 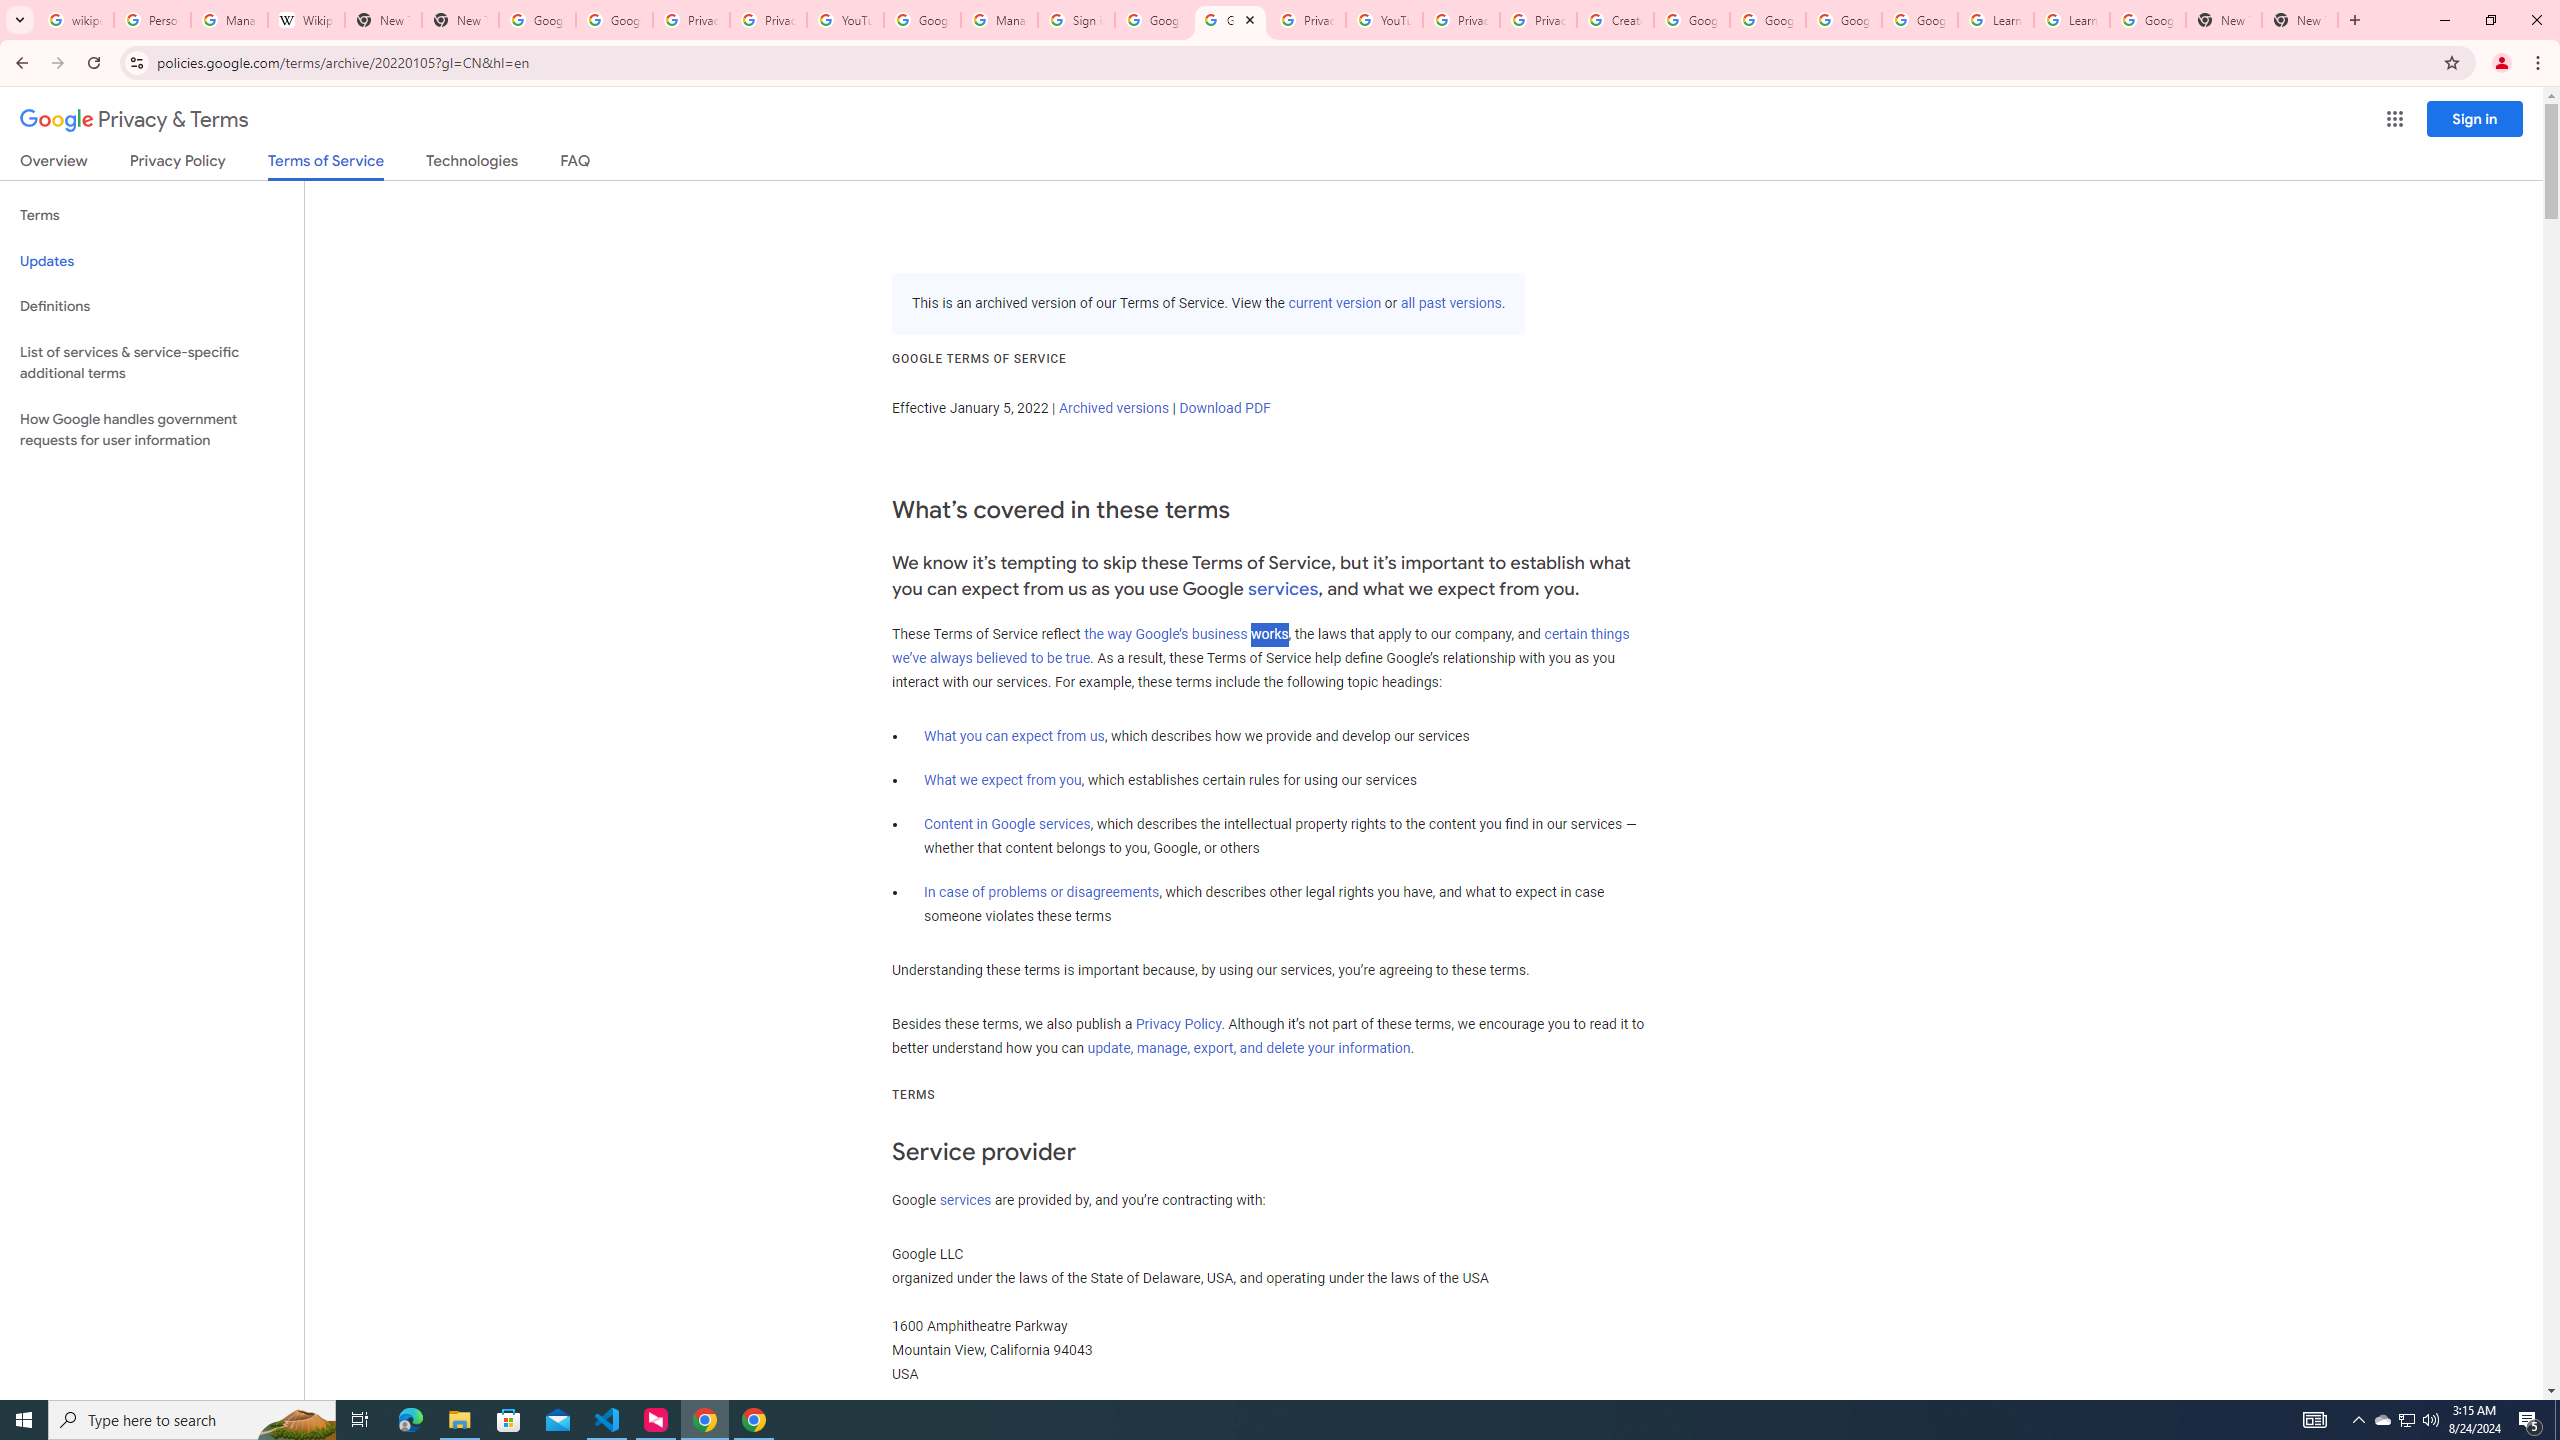 I want to click on 'Google Drive: Sign-in', so click(x=613, y=19).